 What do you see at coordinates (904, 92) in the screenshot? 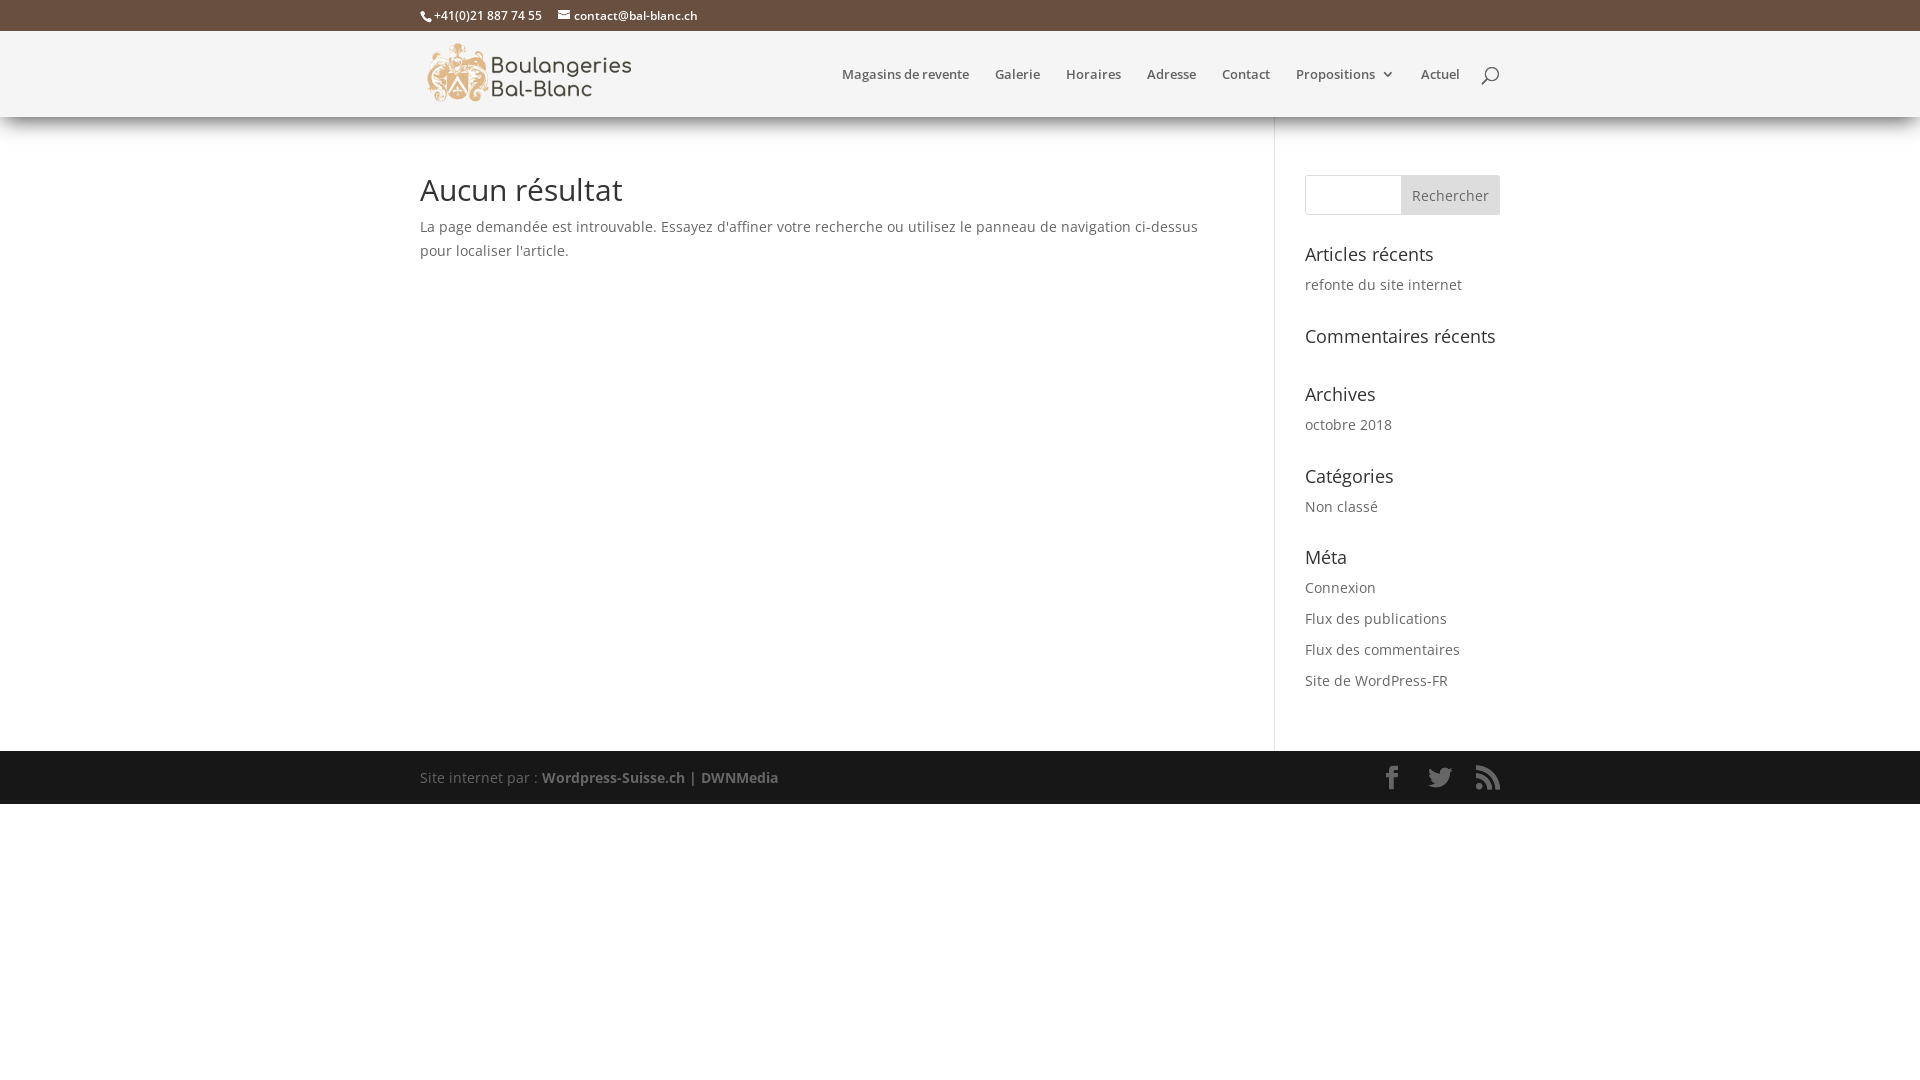
I see `'Magasins de revente'` at bounding box center [904, 92].